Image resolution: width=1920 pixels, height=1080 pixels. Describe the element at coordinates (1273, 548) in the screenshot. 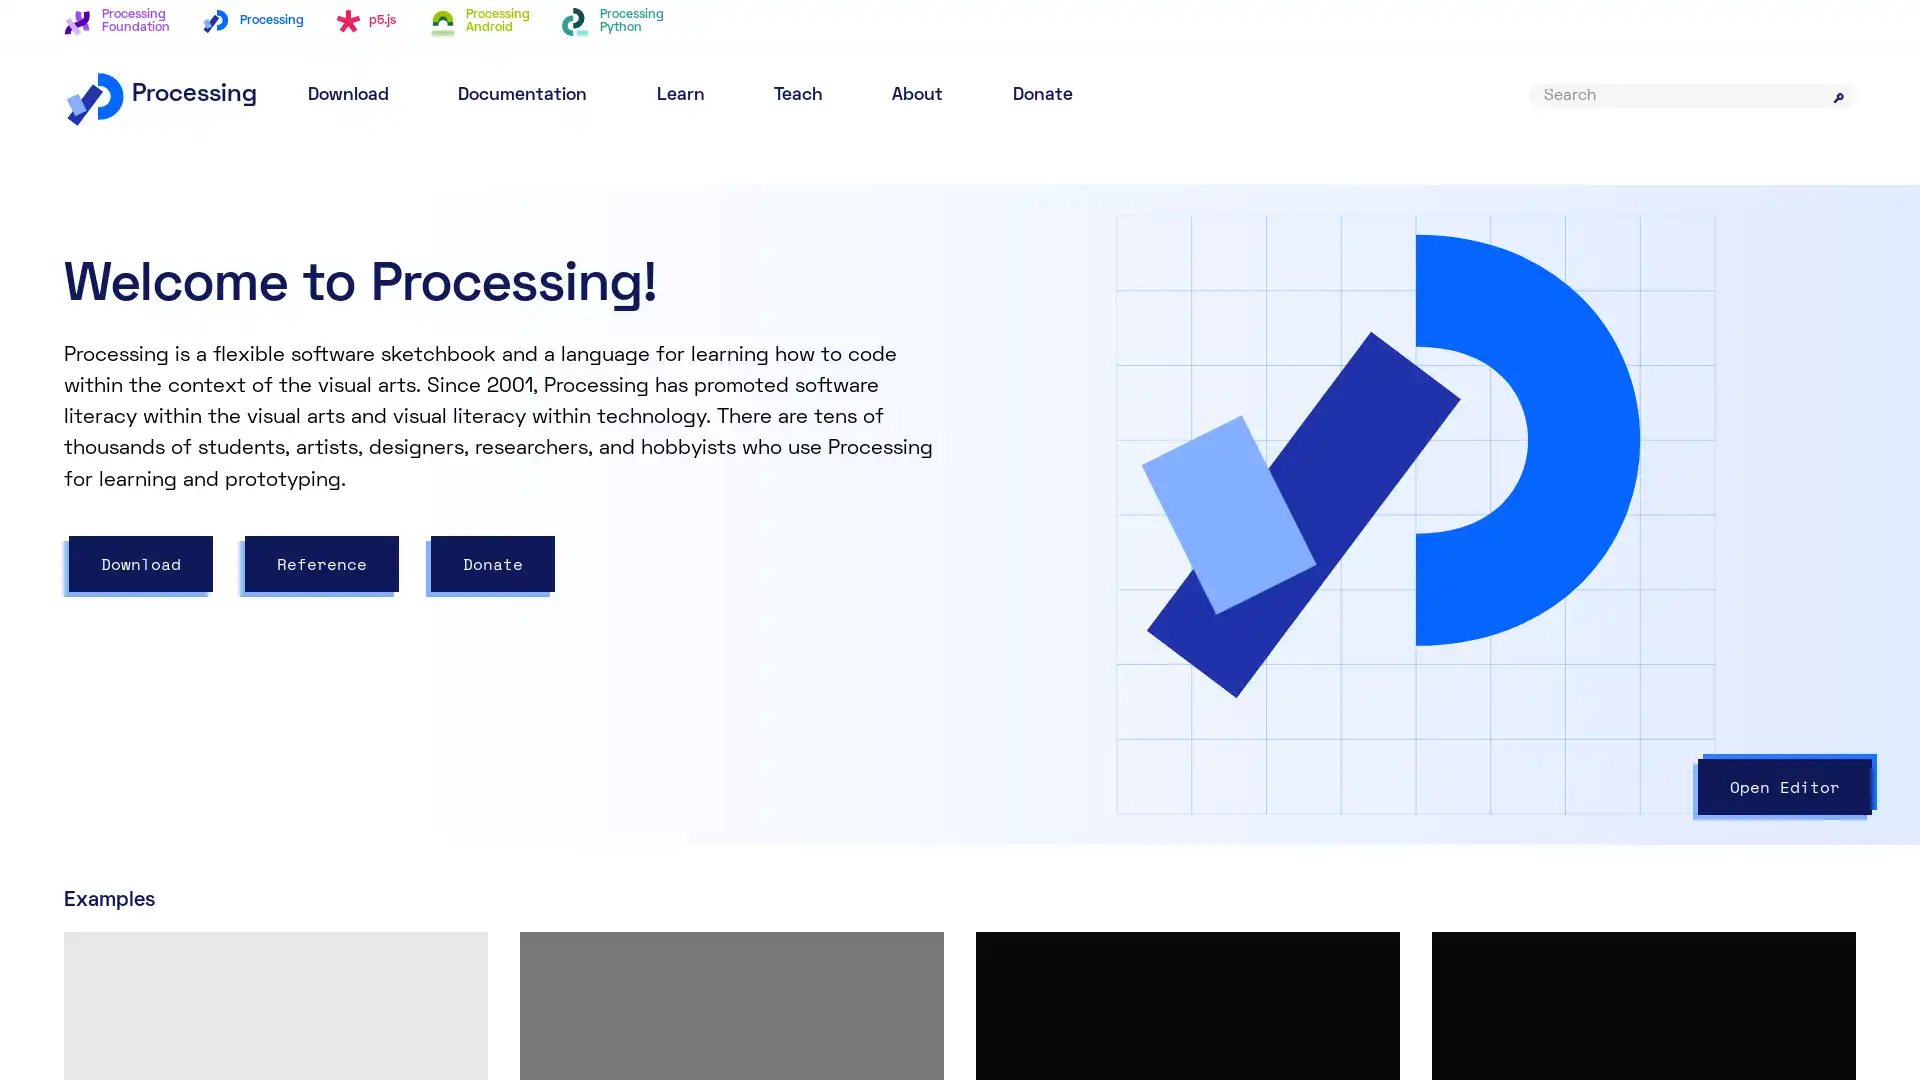

I see `change position` at that location.